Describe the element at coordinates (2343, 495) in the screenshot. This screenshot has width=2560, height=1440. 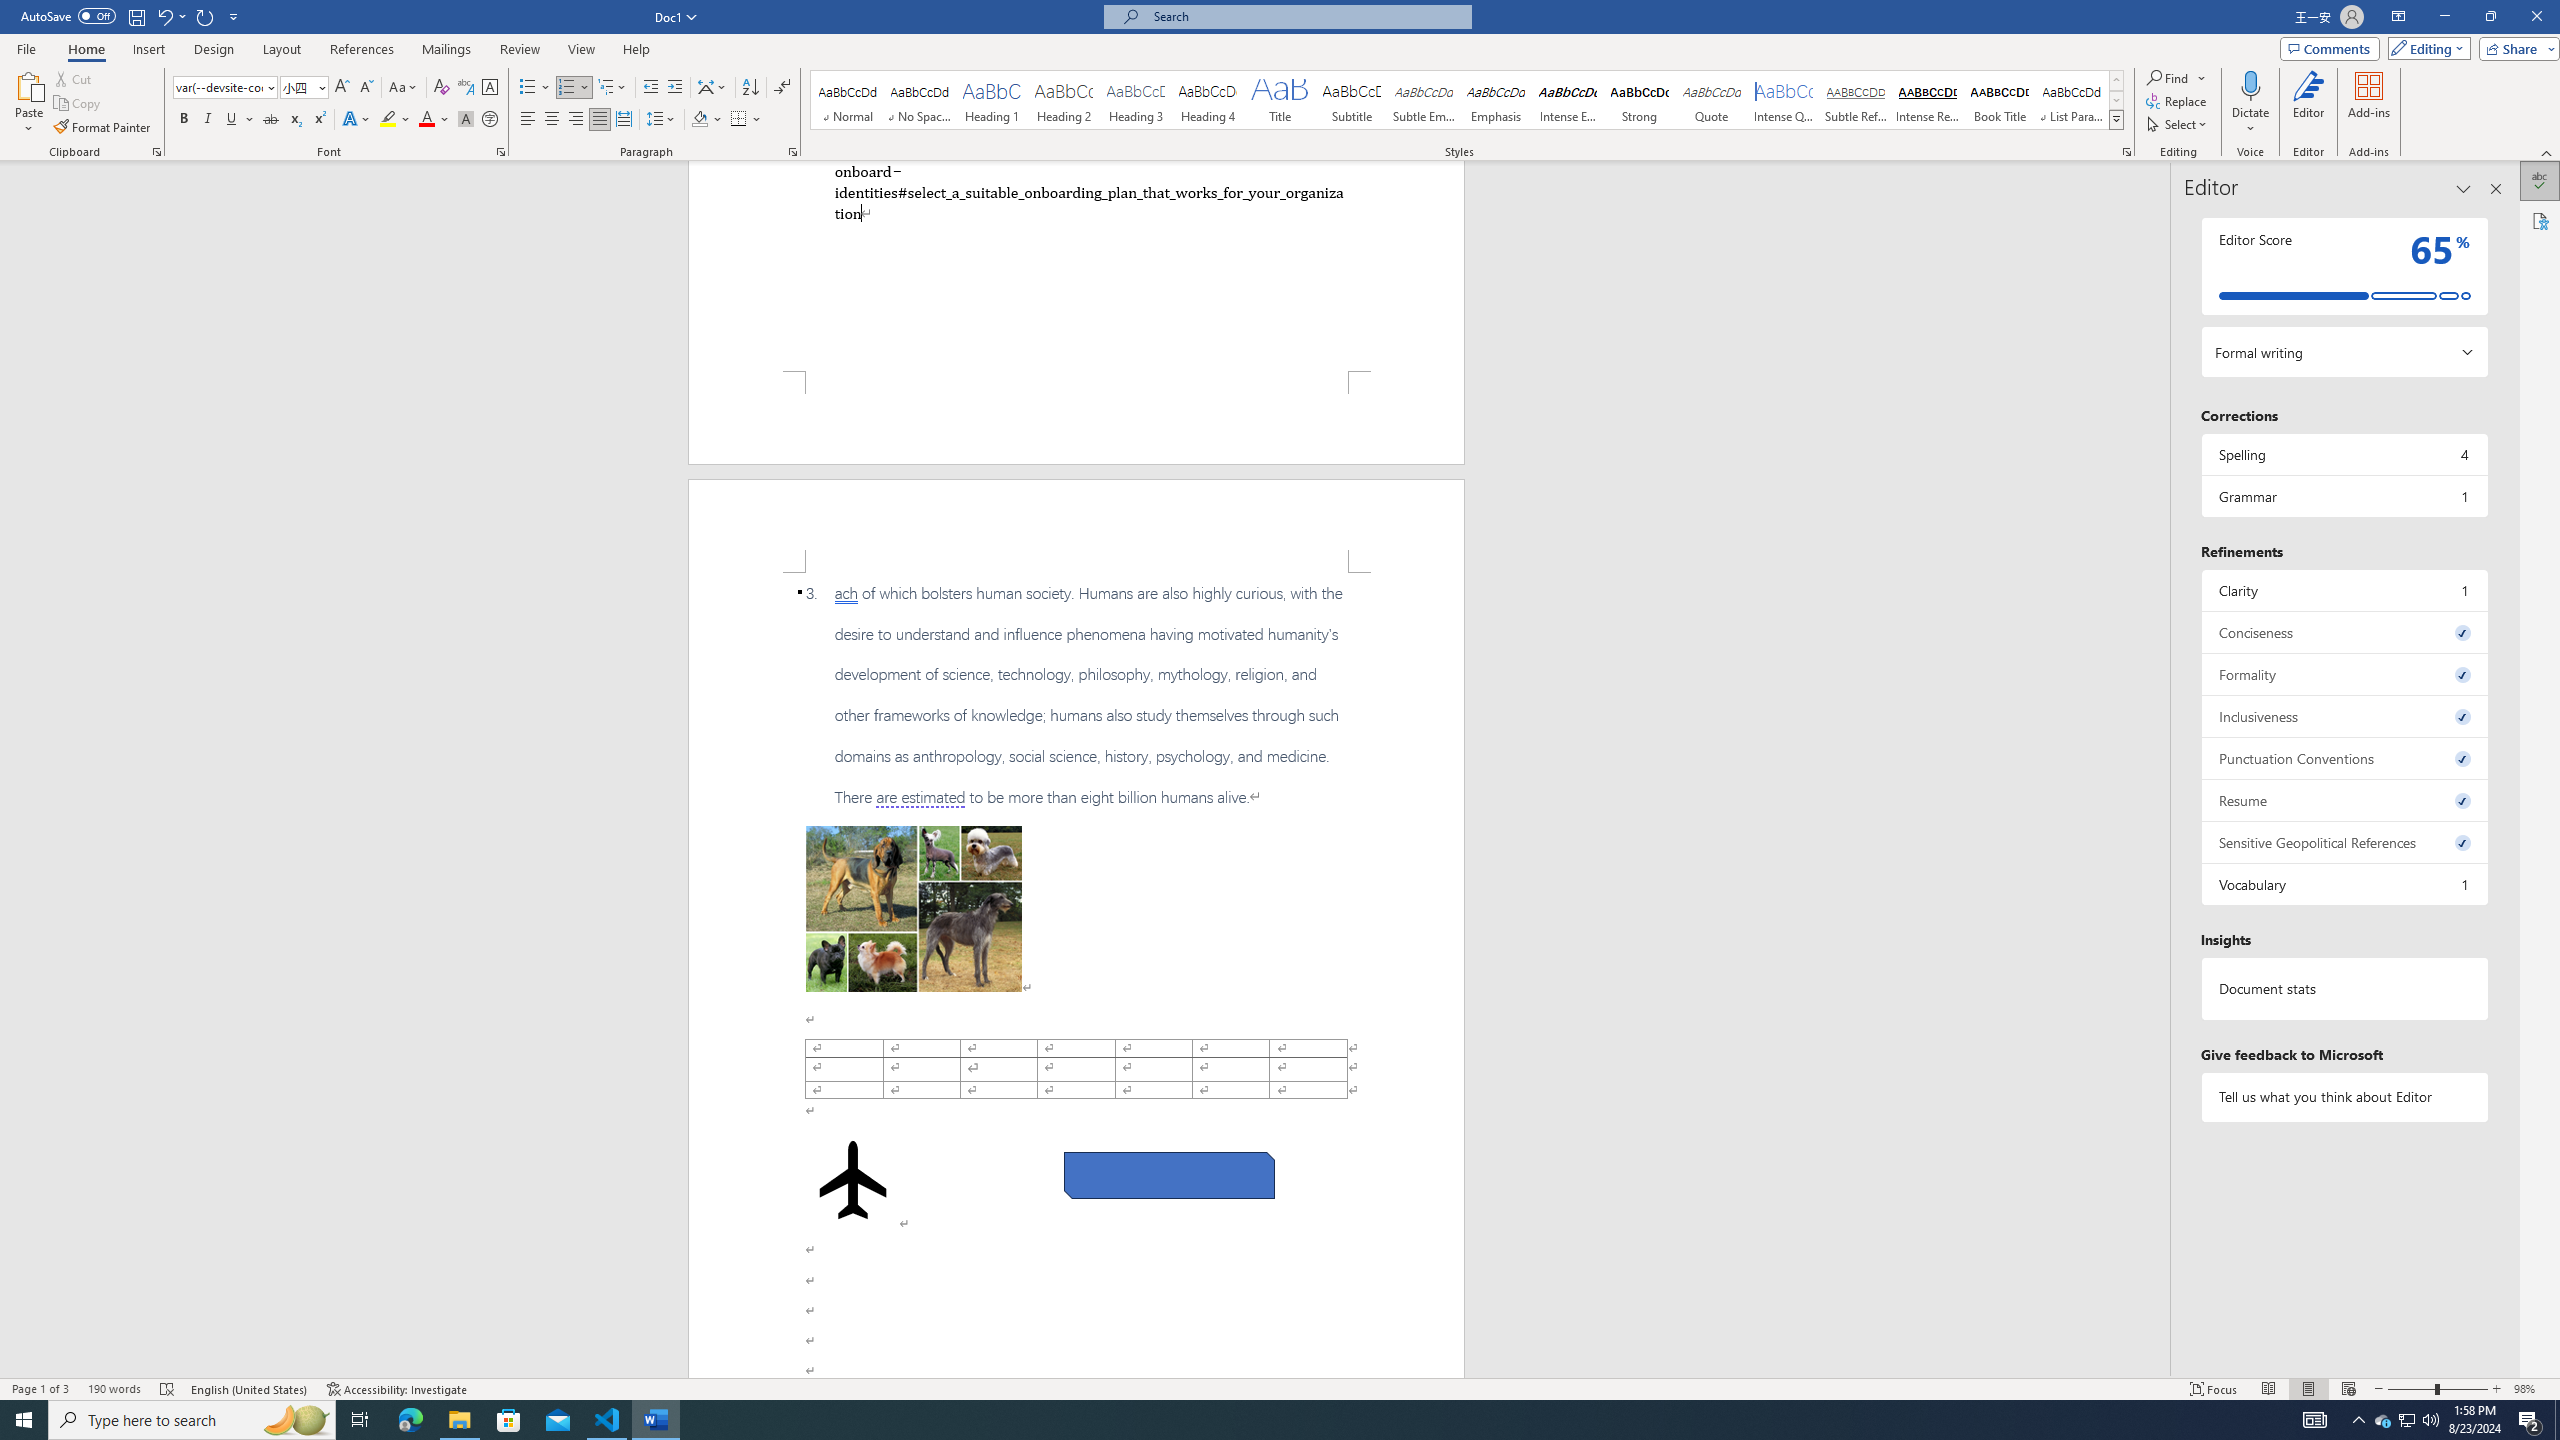
I see `'Grammar, 1 issue. Press space or enter to review items.'` at that location.